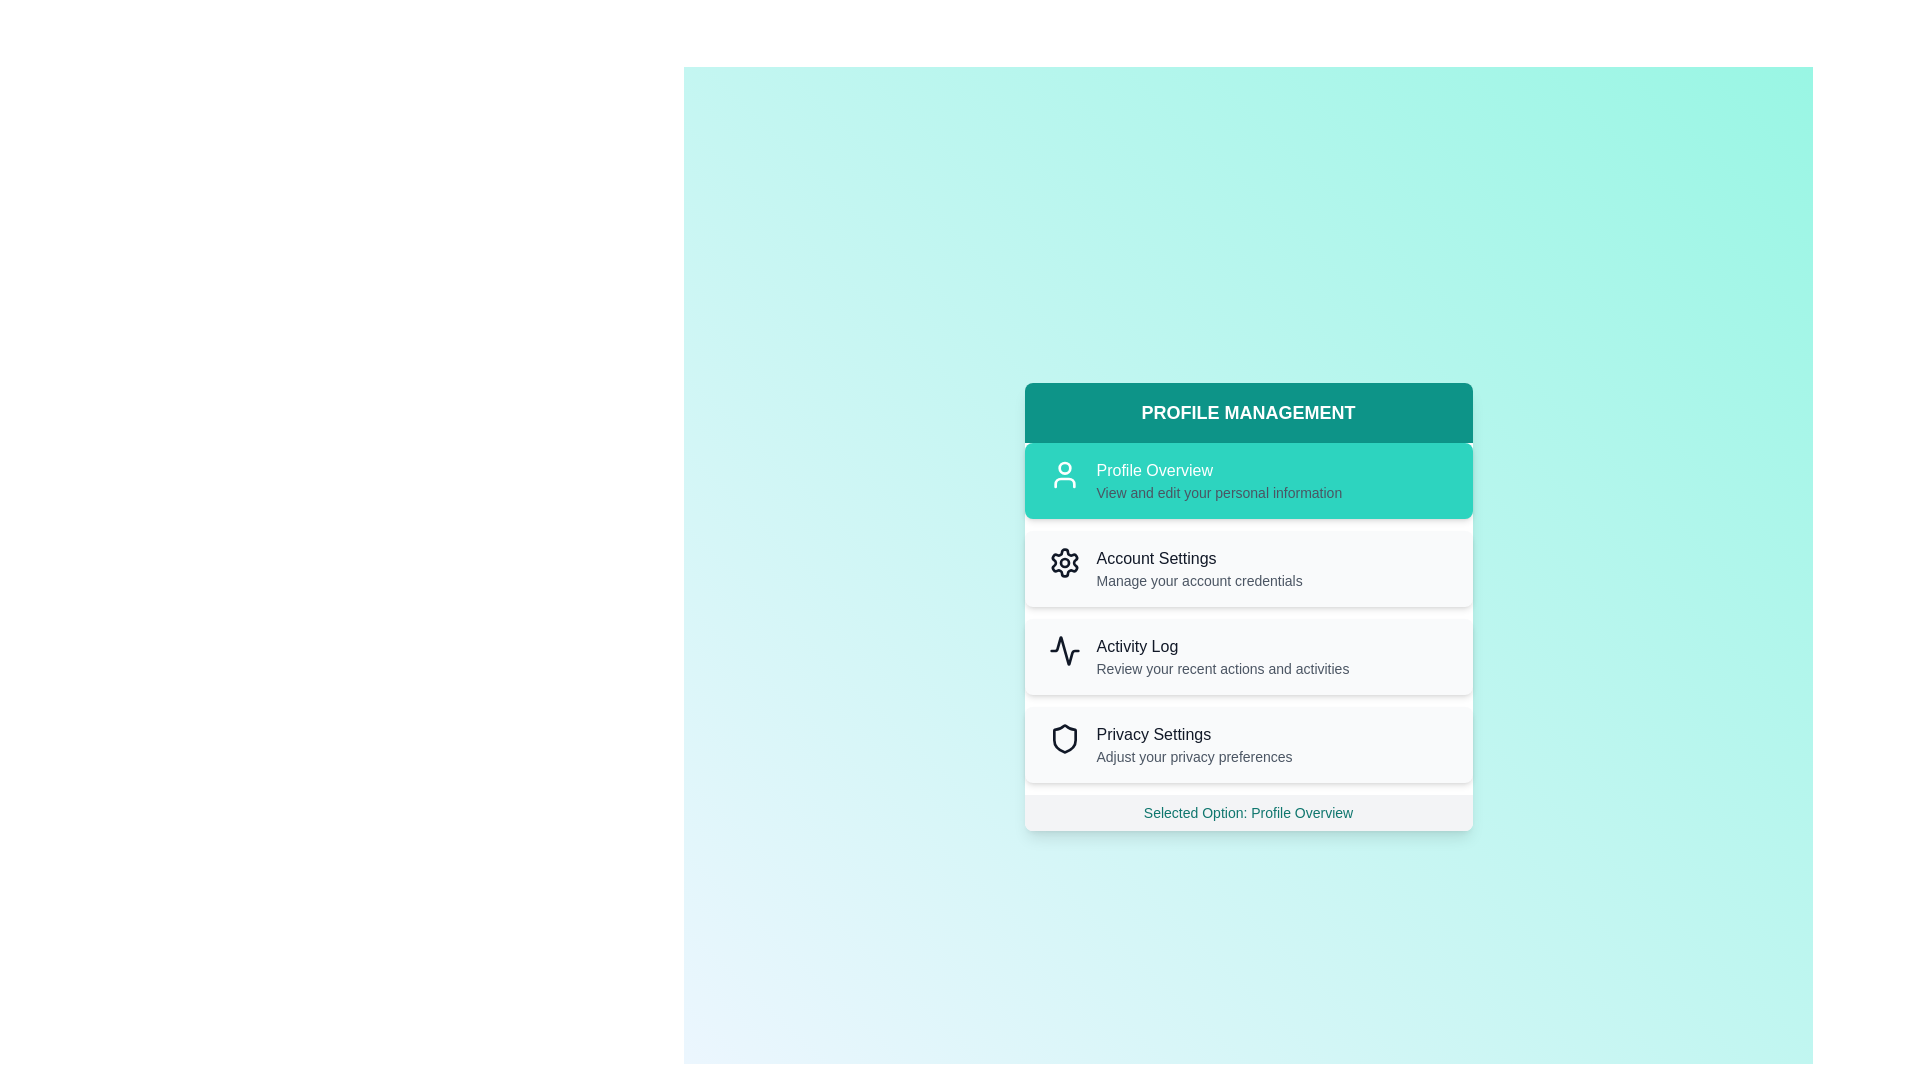 This screenshot has height=1080, width=1920. I want to click on the menu option Privacy Settings by clicking on it, so click(1247, 744).